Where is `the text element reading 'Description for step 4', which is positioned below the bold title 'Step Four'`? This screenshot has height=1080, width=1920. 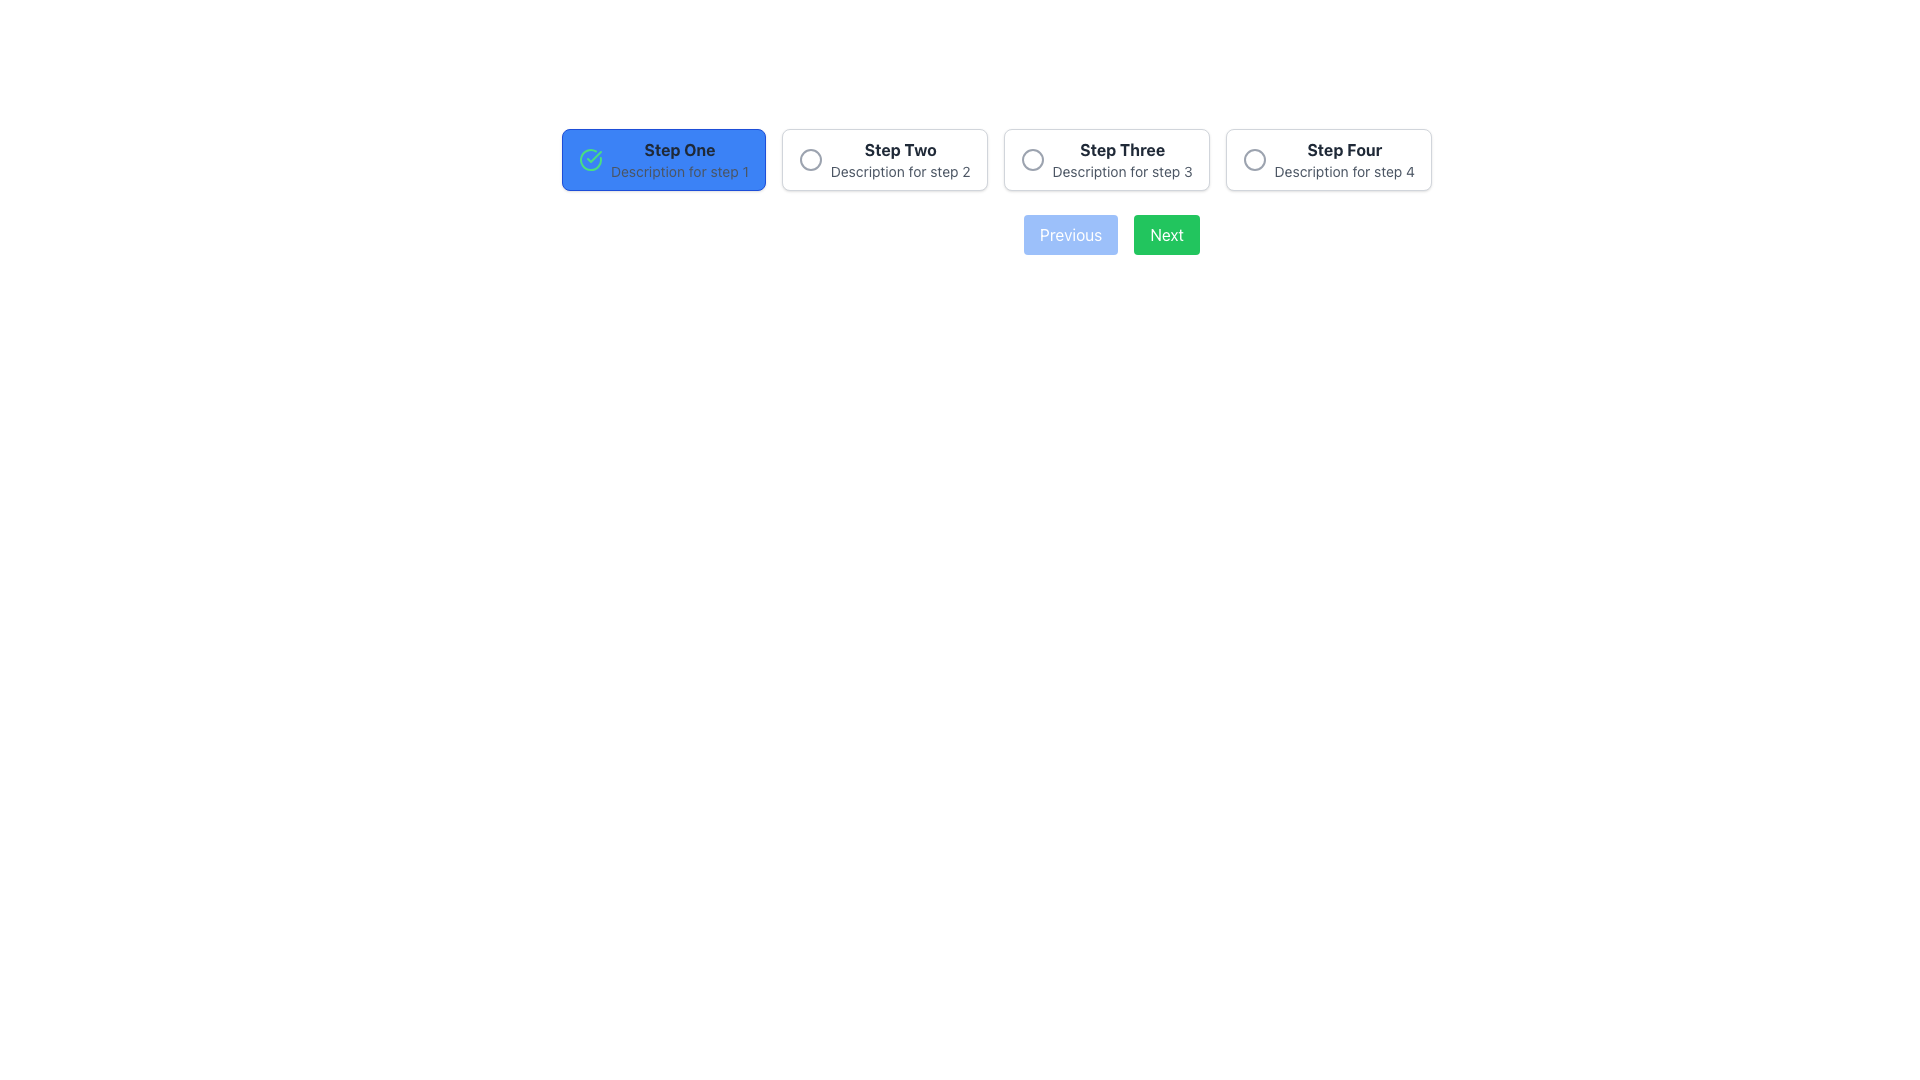 the text element reading 'Description for step 4', which is positioned below the bold title 'Step Four' is located at coordinates (1344, 171).